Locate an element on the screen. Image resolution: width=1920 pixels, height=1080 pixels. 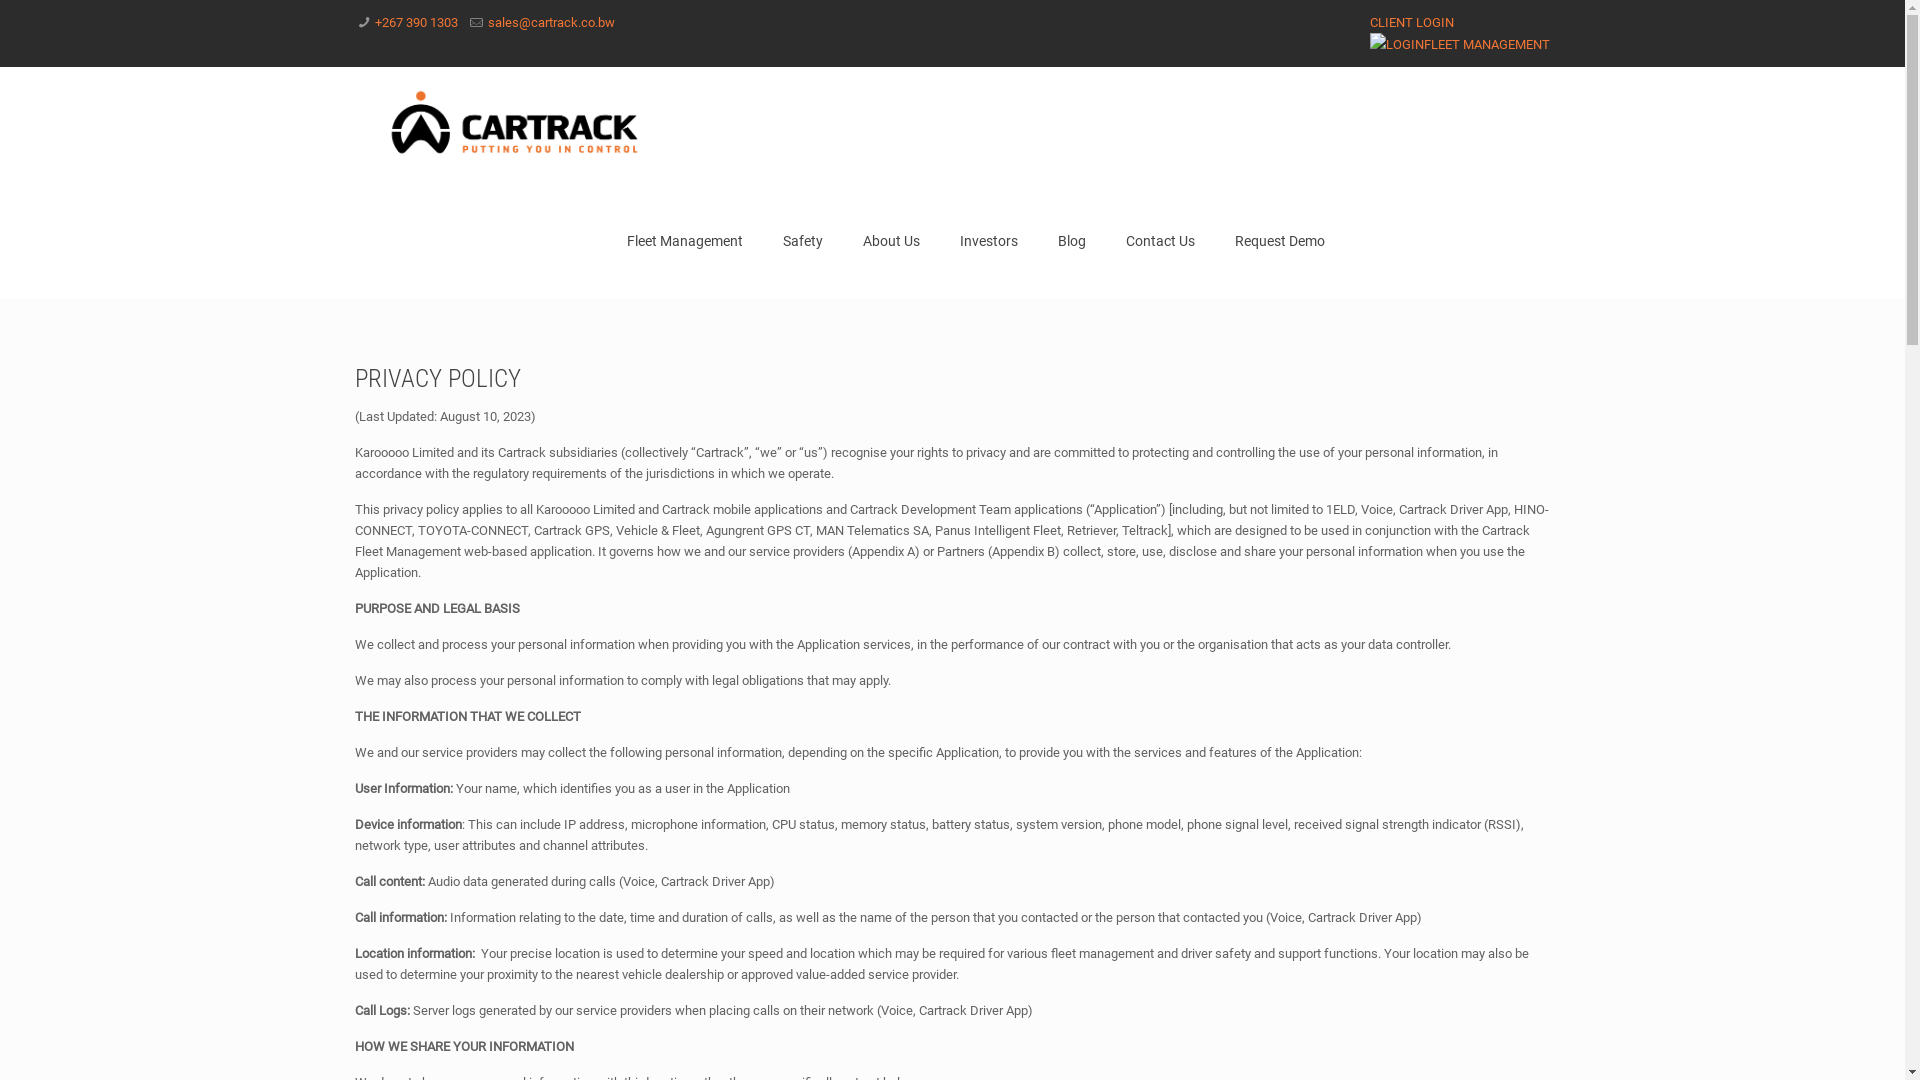
'Blog' is located at coordinates (1070, 239).